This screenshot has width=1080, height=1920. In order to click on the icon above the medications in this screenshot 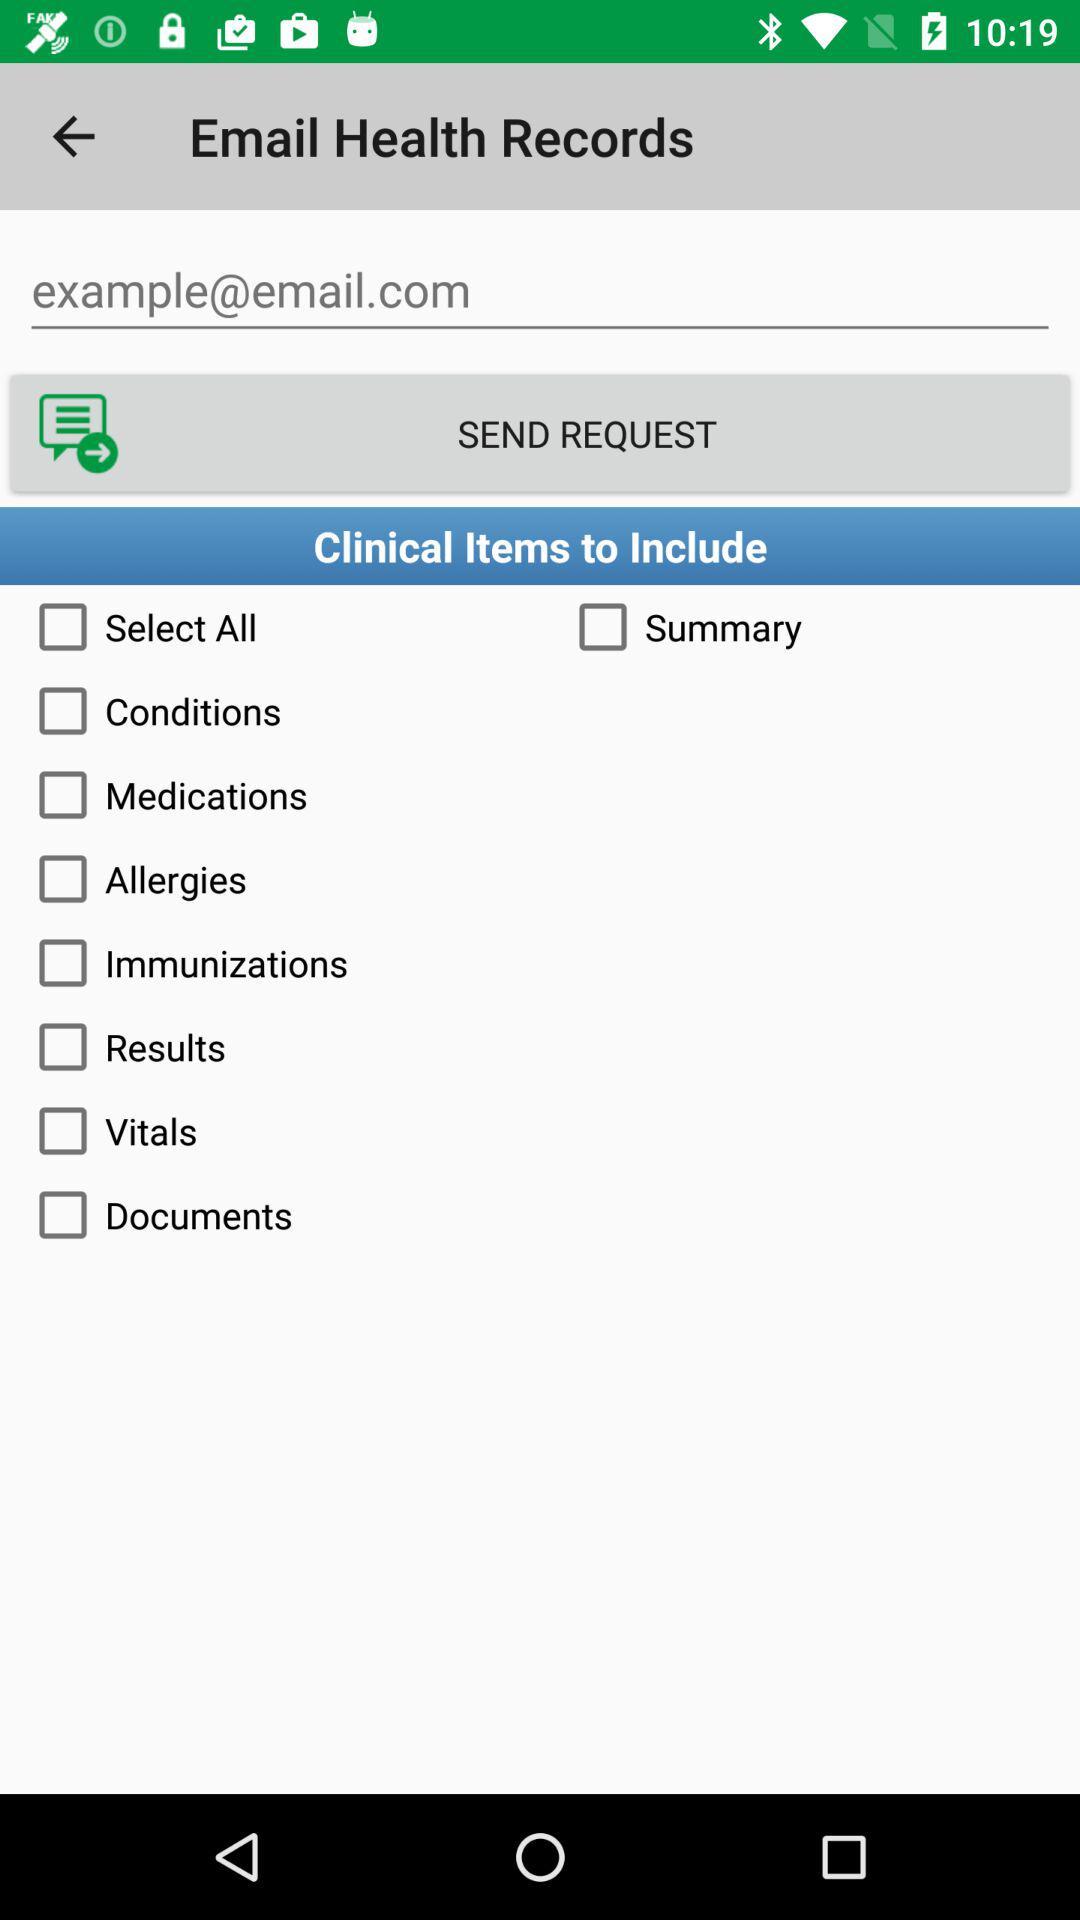, I will do `click(540, 710)`.